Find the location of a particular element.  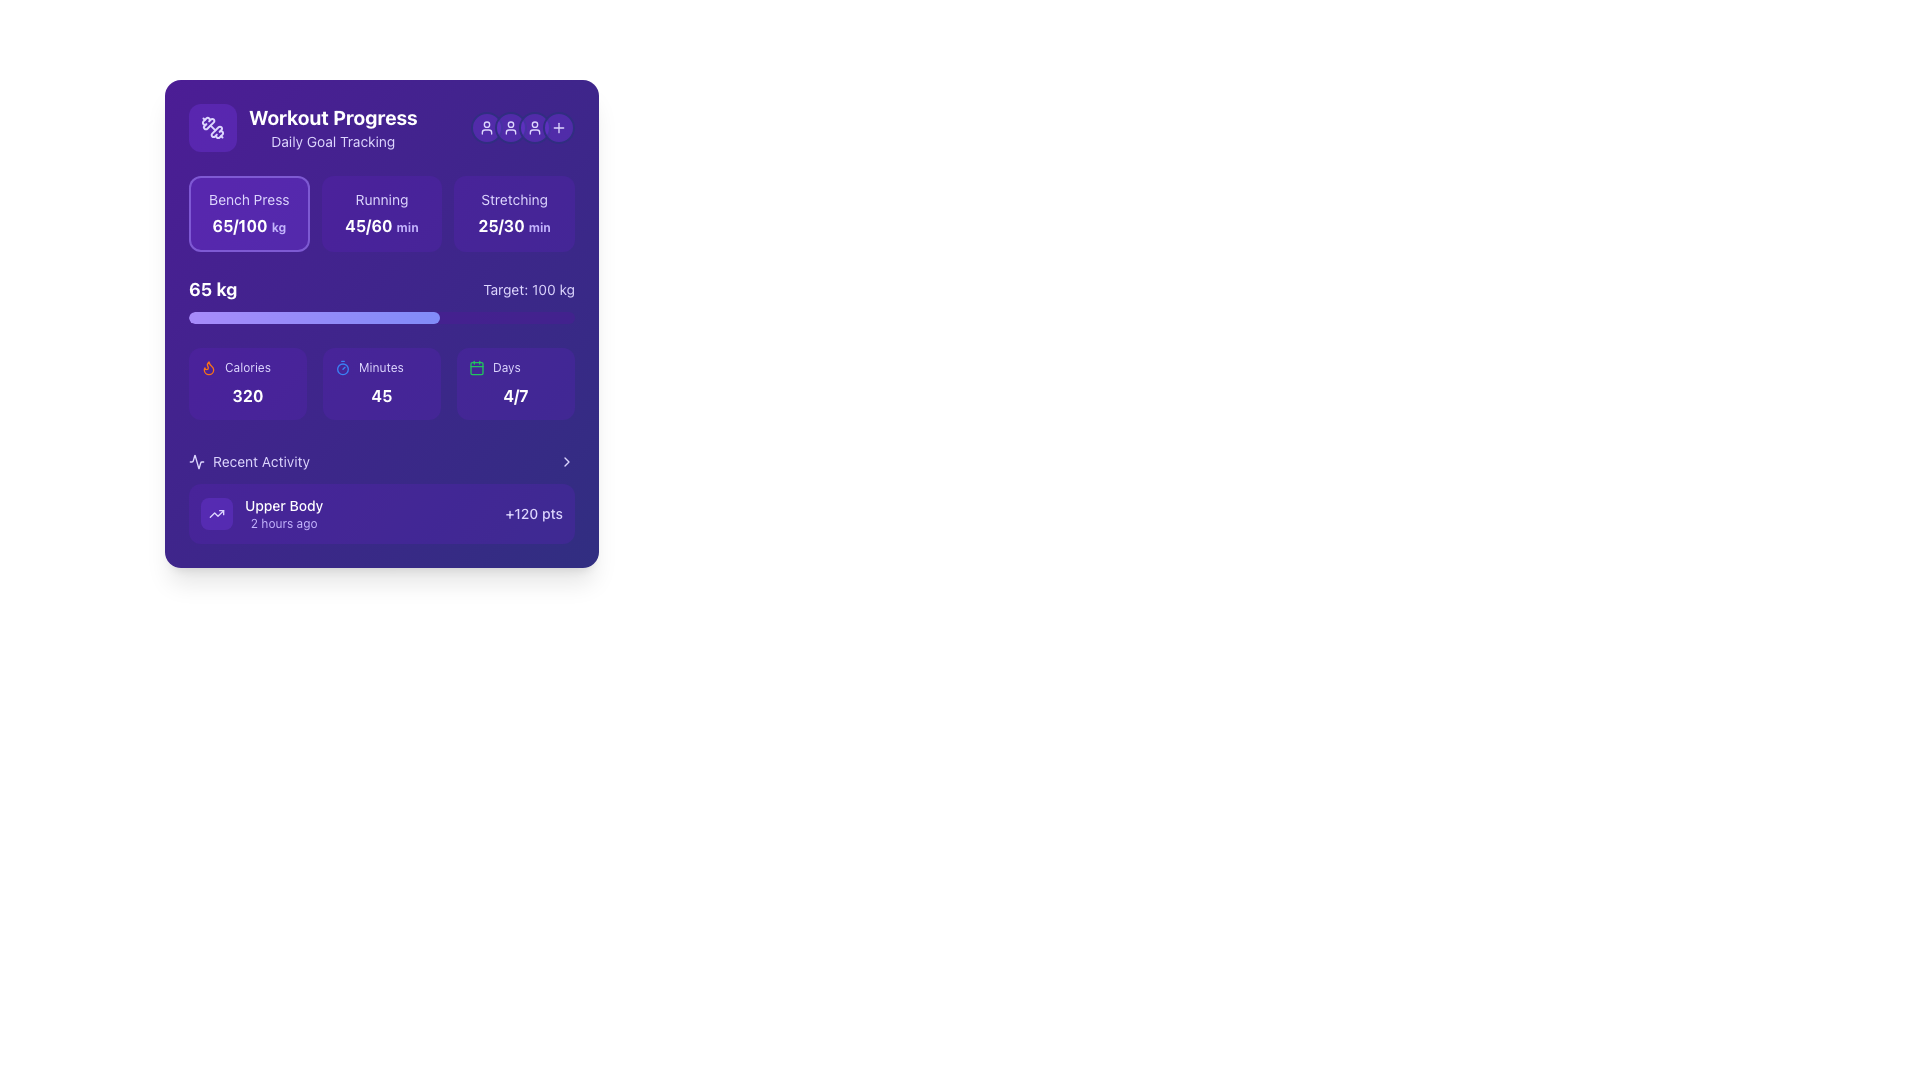

time information displayed in the text label located directly below 'Upper Body' within the 'Recent Activity' section is located at coordinates (283, 523).